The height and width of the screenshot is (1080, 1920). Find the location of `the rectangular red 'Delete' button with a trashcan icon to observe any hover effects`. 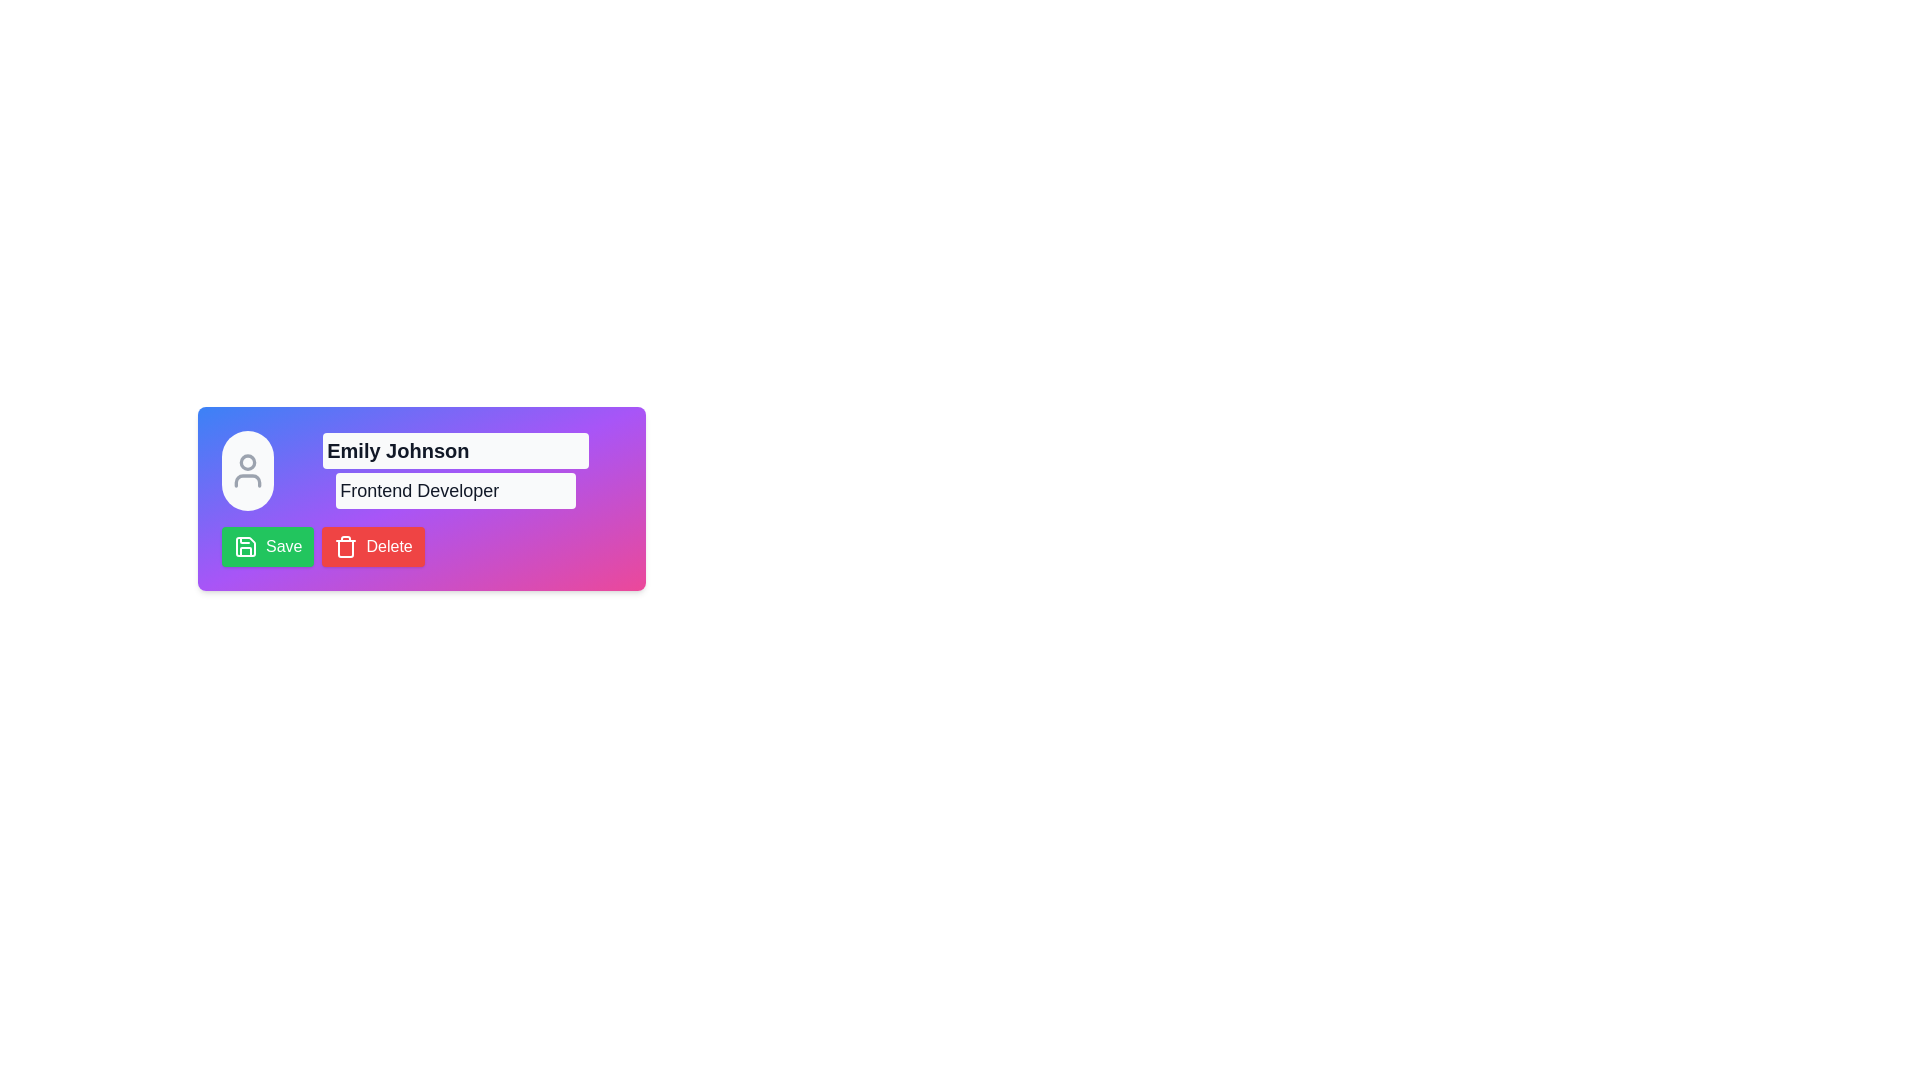

the rectangular red 'Delete' button with a trashcan icon to observe any hover effects is located at coordinates (373, 547).